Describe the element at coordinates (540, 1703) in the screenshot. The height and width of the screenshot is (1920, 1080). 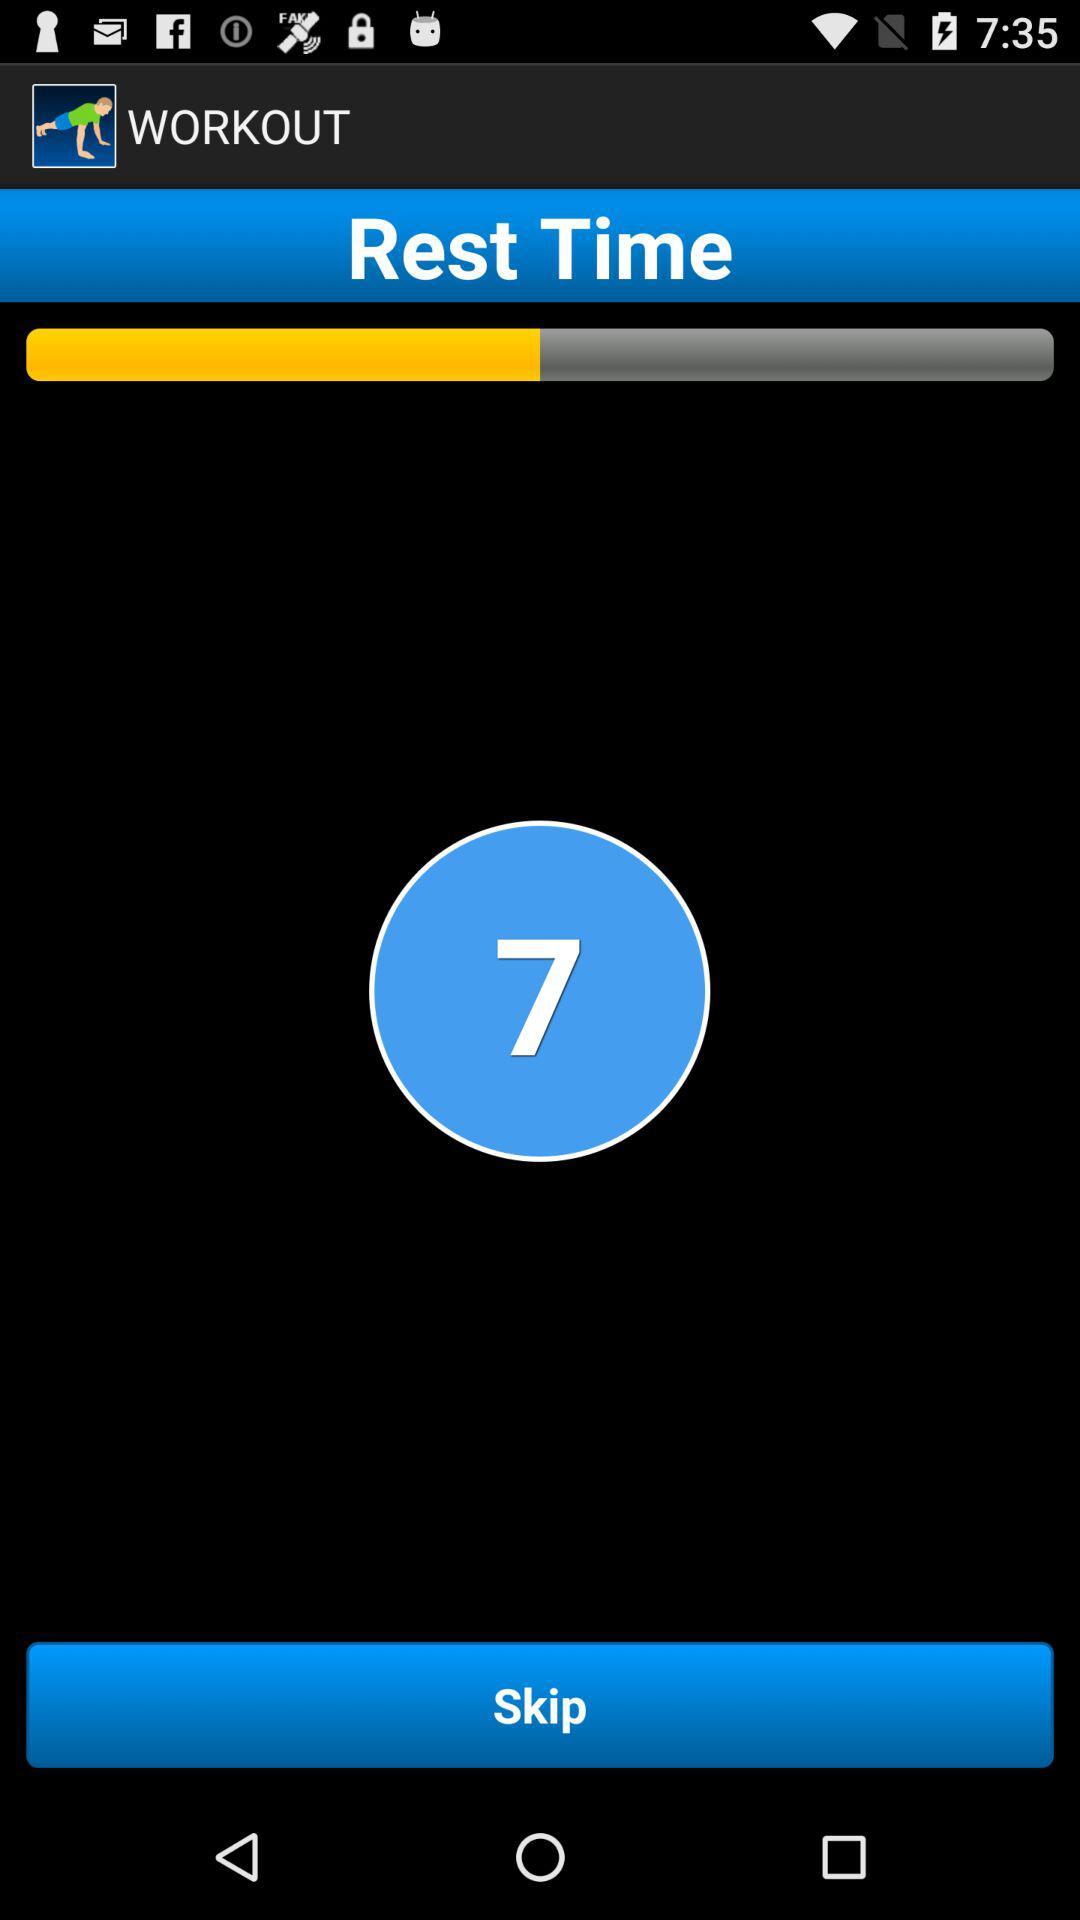
I see `the skip item` at that location.